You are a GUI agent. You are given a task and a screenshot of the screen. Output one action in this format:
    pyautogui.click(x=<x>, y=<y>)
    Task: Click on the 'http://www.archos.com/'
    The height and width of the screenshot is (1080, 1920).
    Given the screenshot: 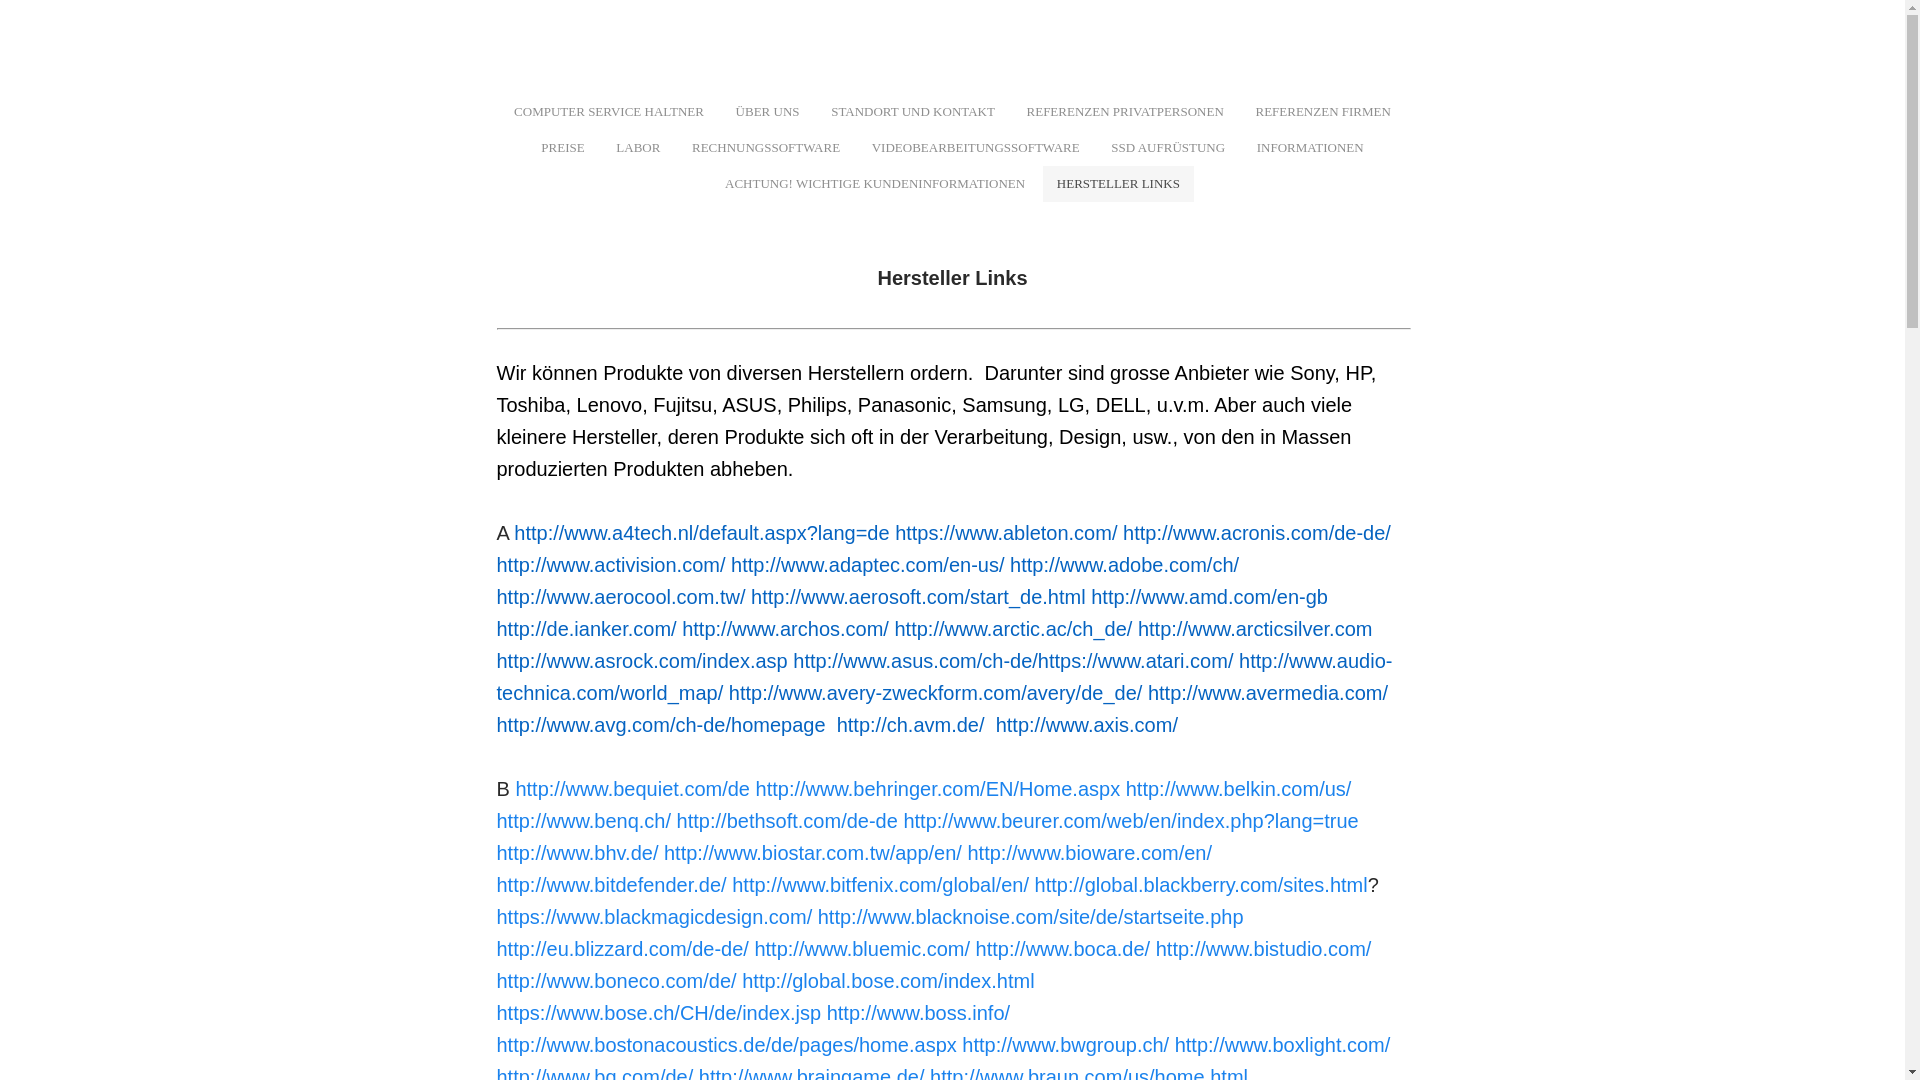 What is the action you would take?
    pyautogui.click(x=784, y=627)
    